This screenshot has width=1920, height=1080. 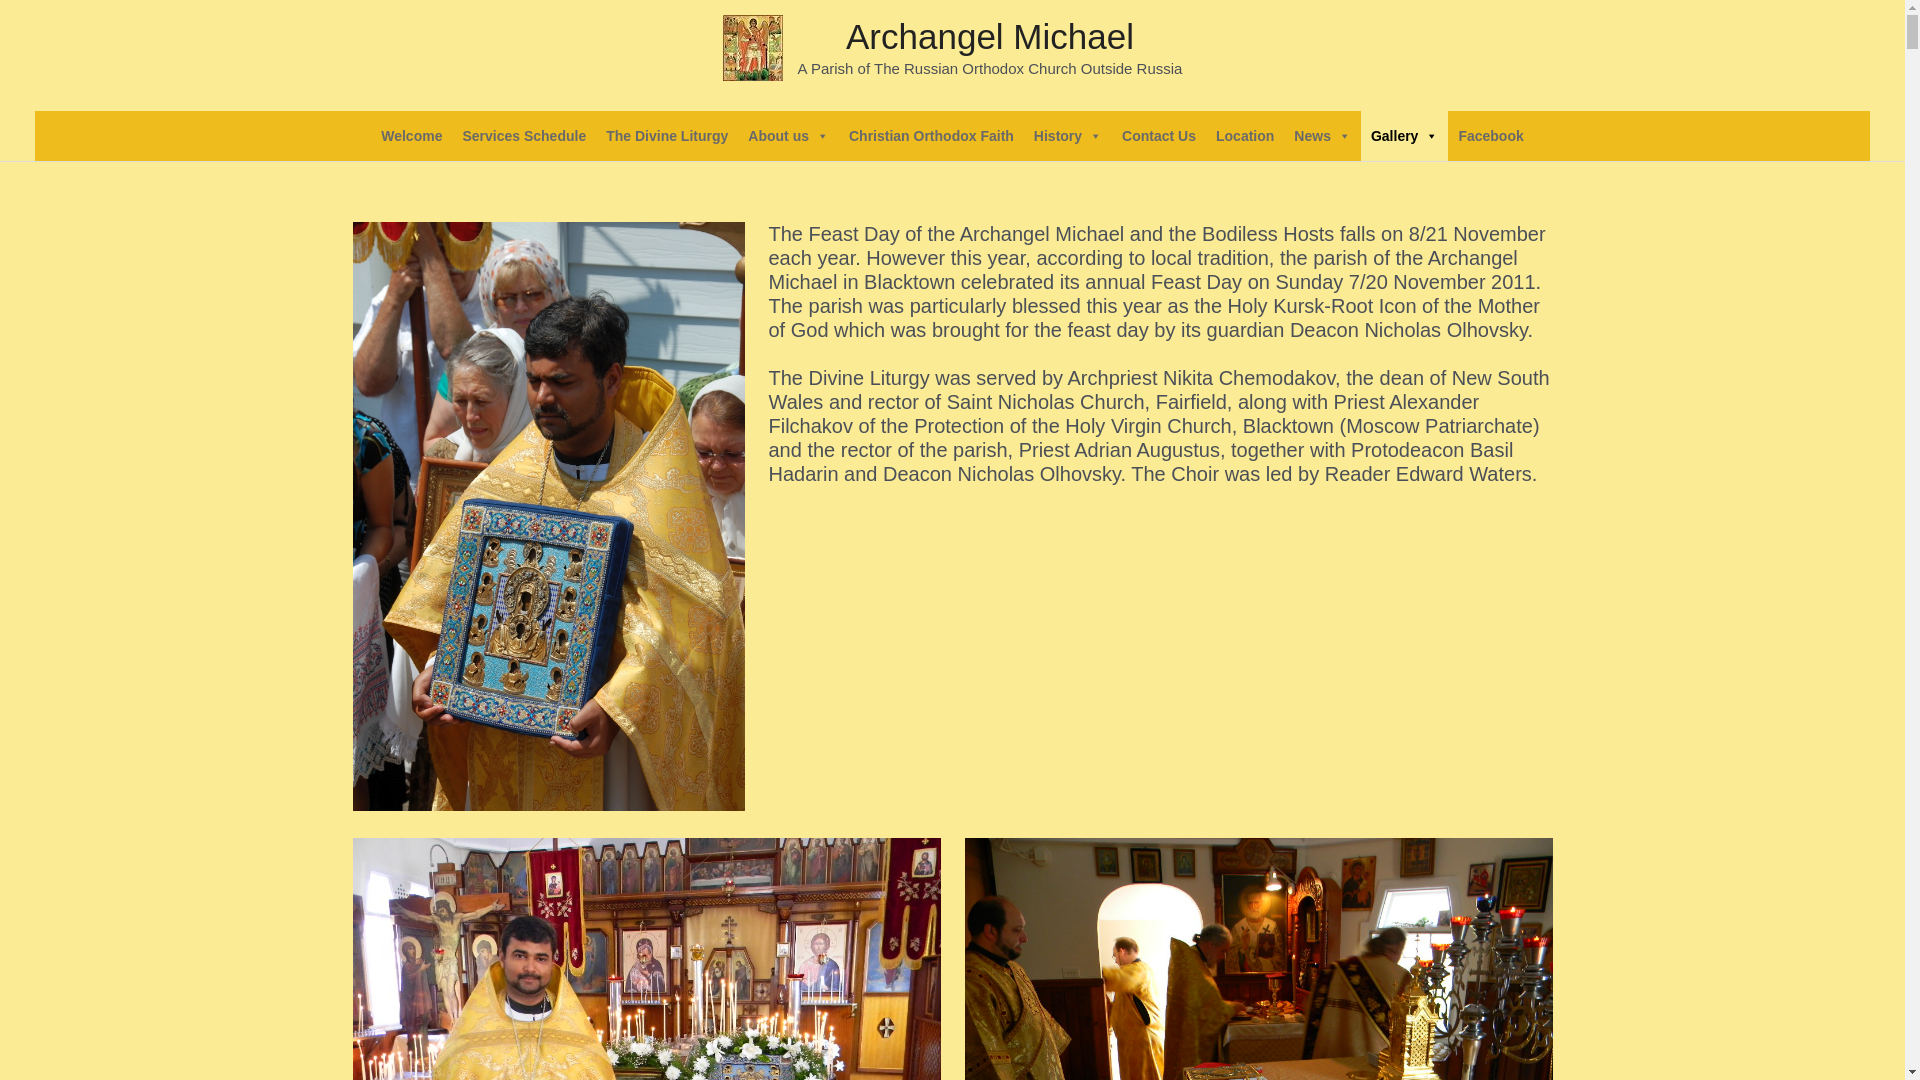 What do you see at coordinates (523, 135) in the screenshot?
I see `'Services Schedule'` at bounding box center [523, 135].